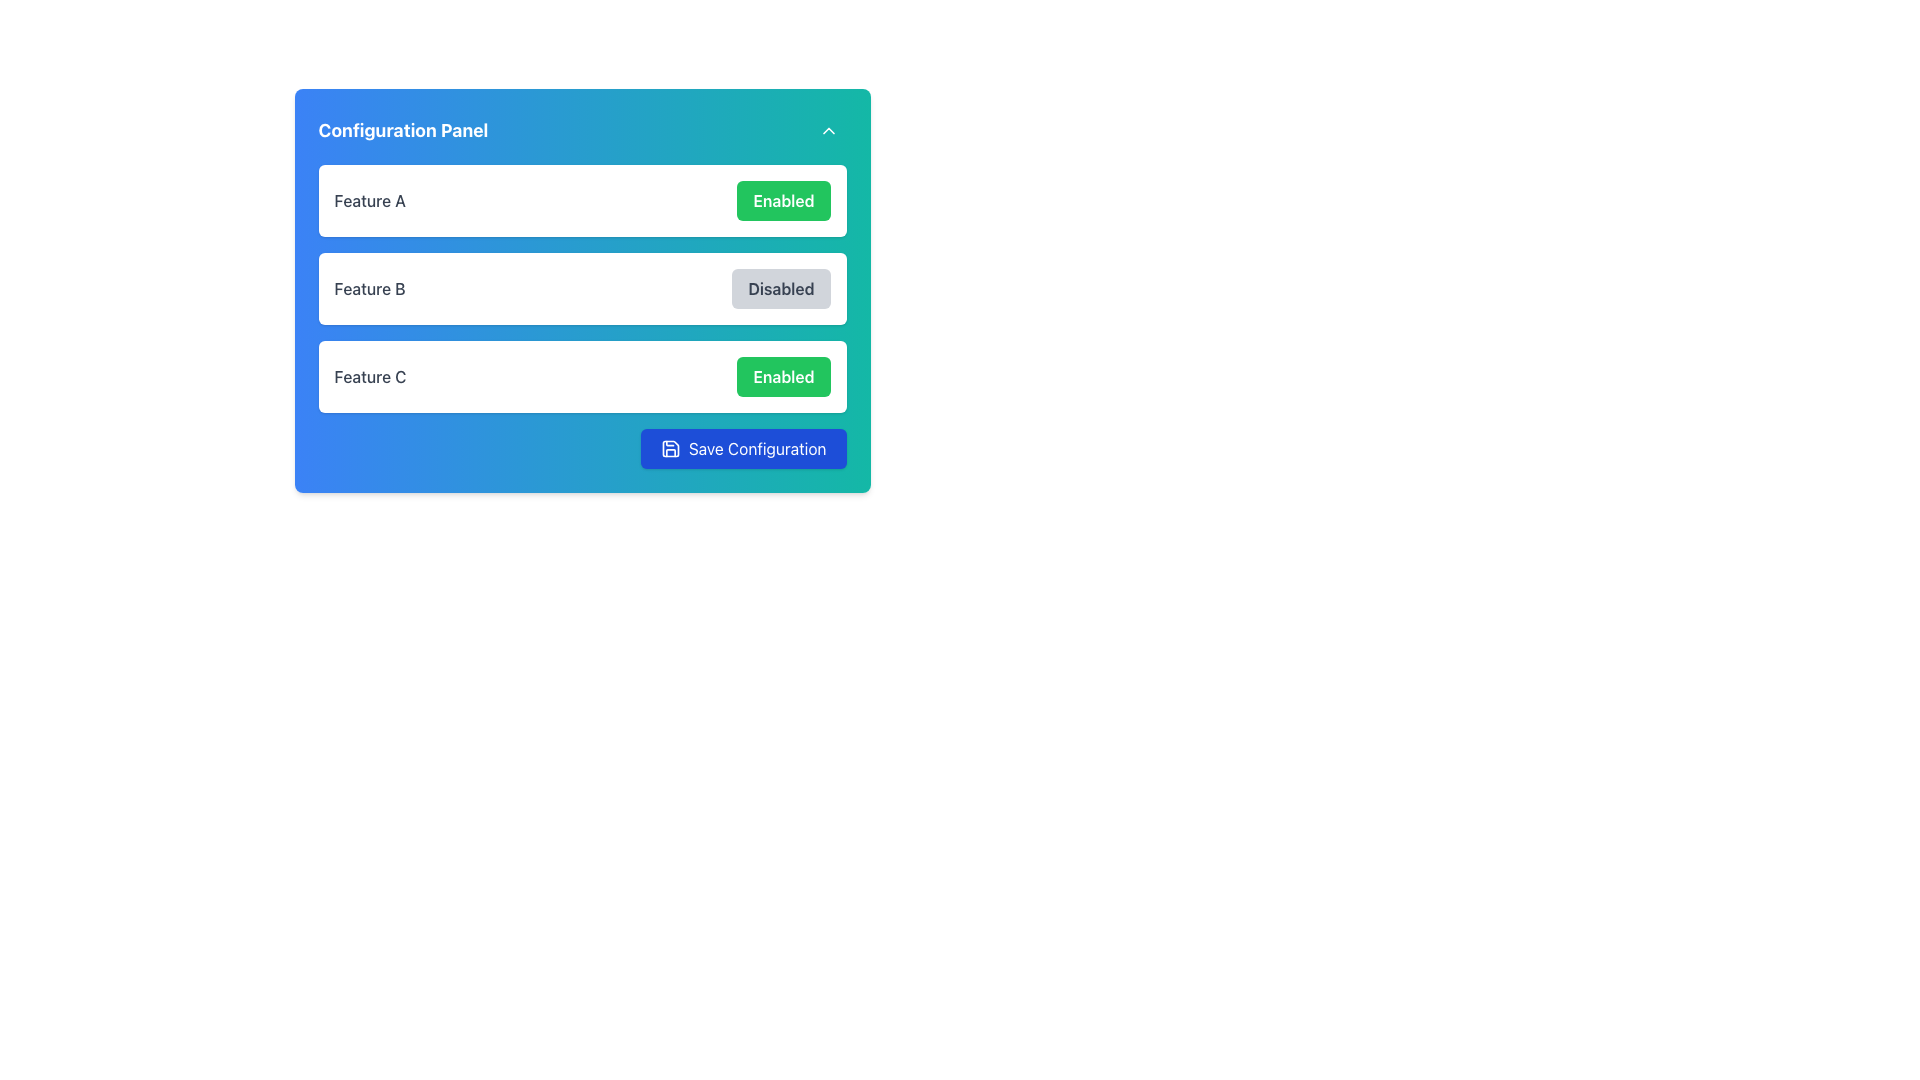 The image size is (1920, 1080). I want to click on the toggle button for 'Feature A', so click(782, 200).